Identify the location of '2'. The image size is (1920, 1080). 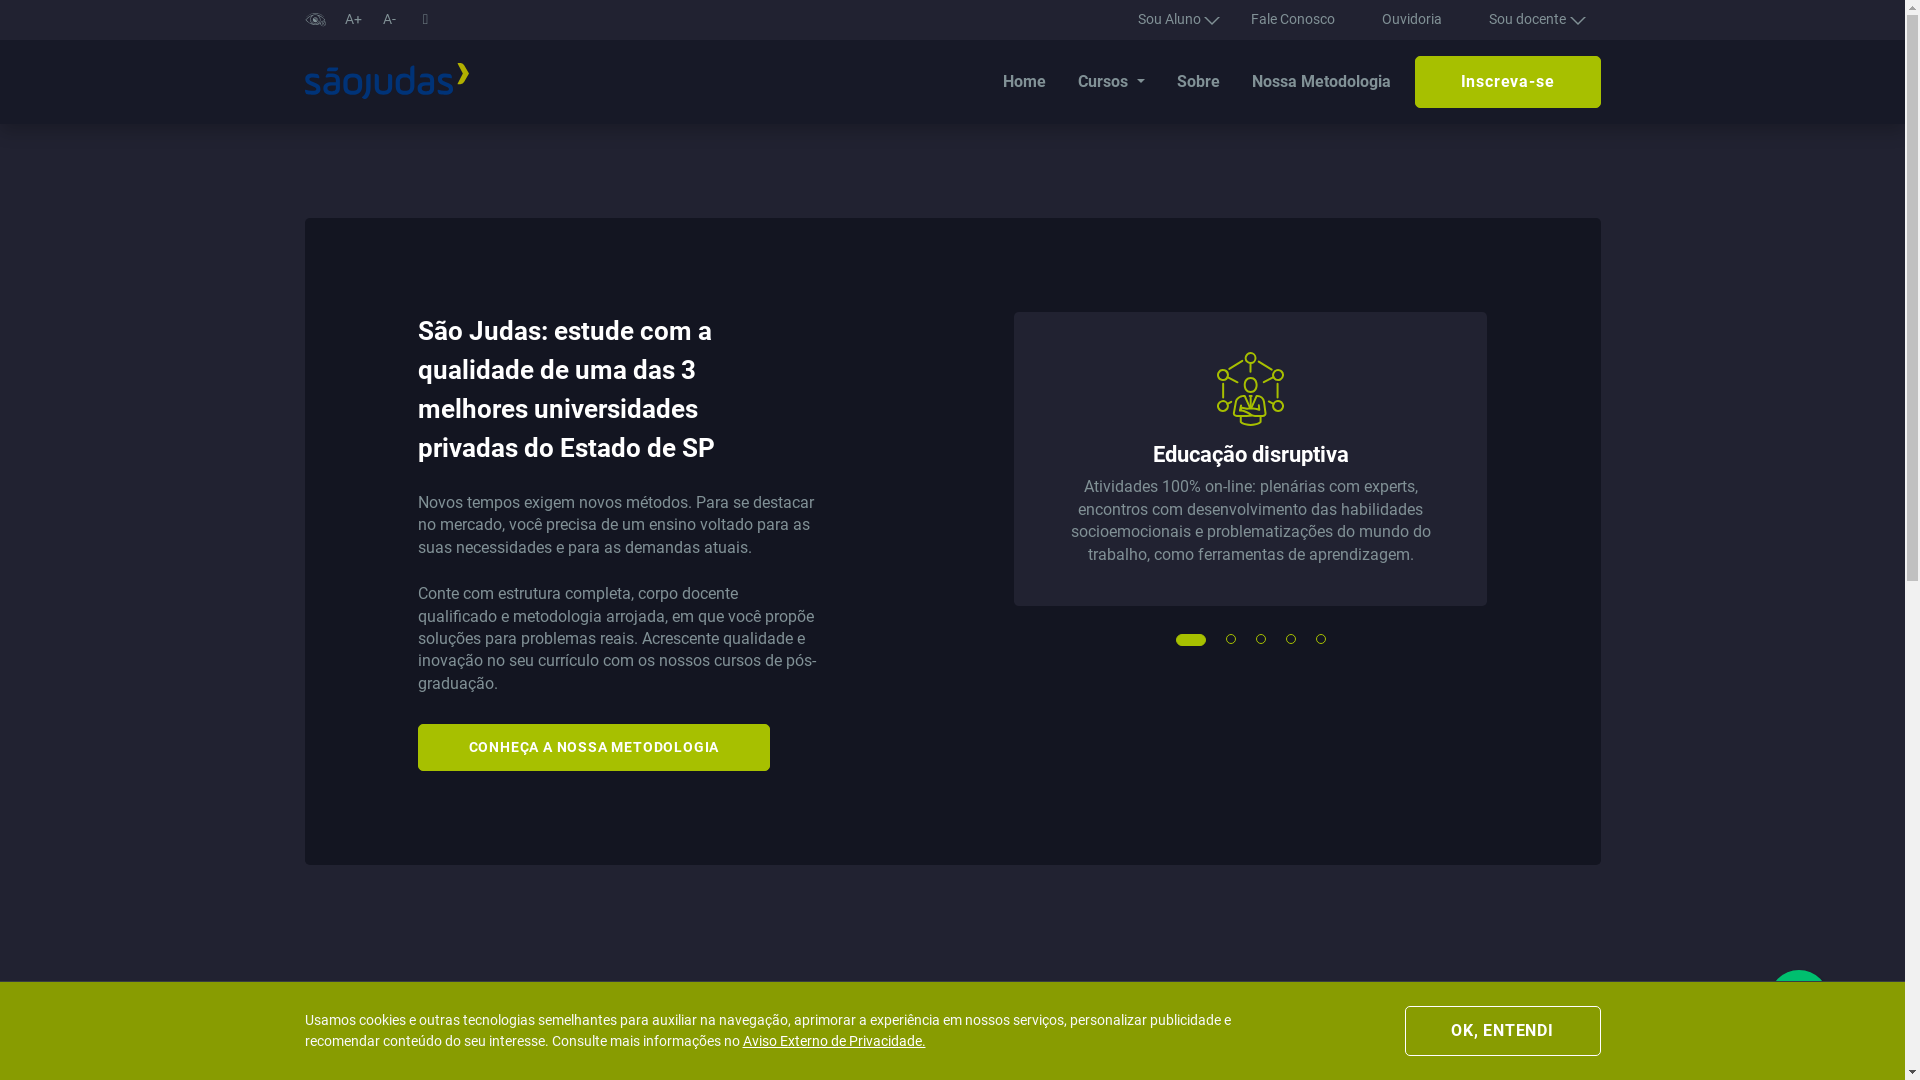
(1231, 640).